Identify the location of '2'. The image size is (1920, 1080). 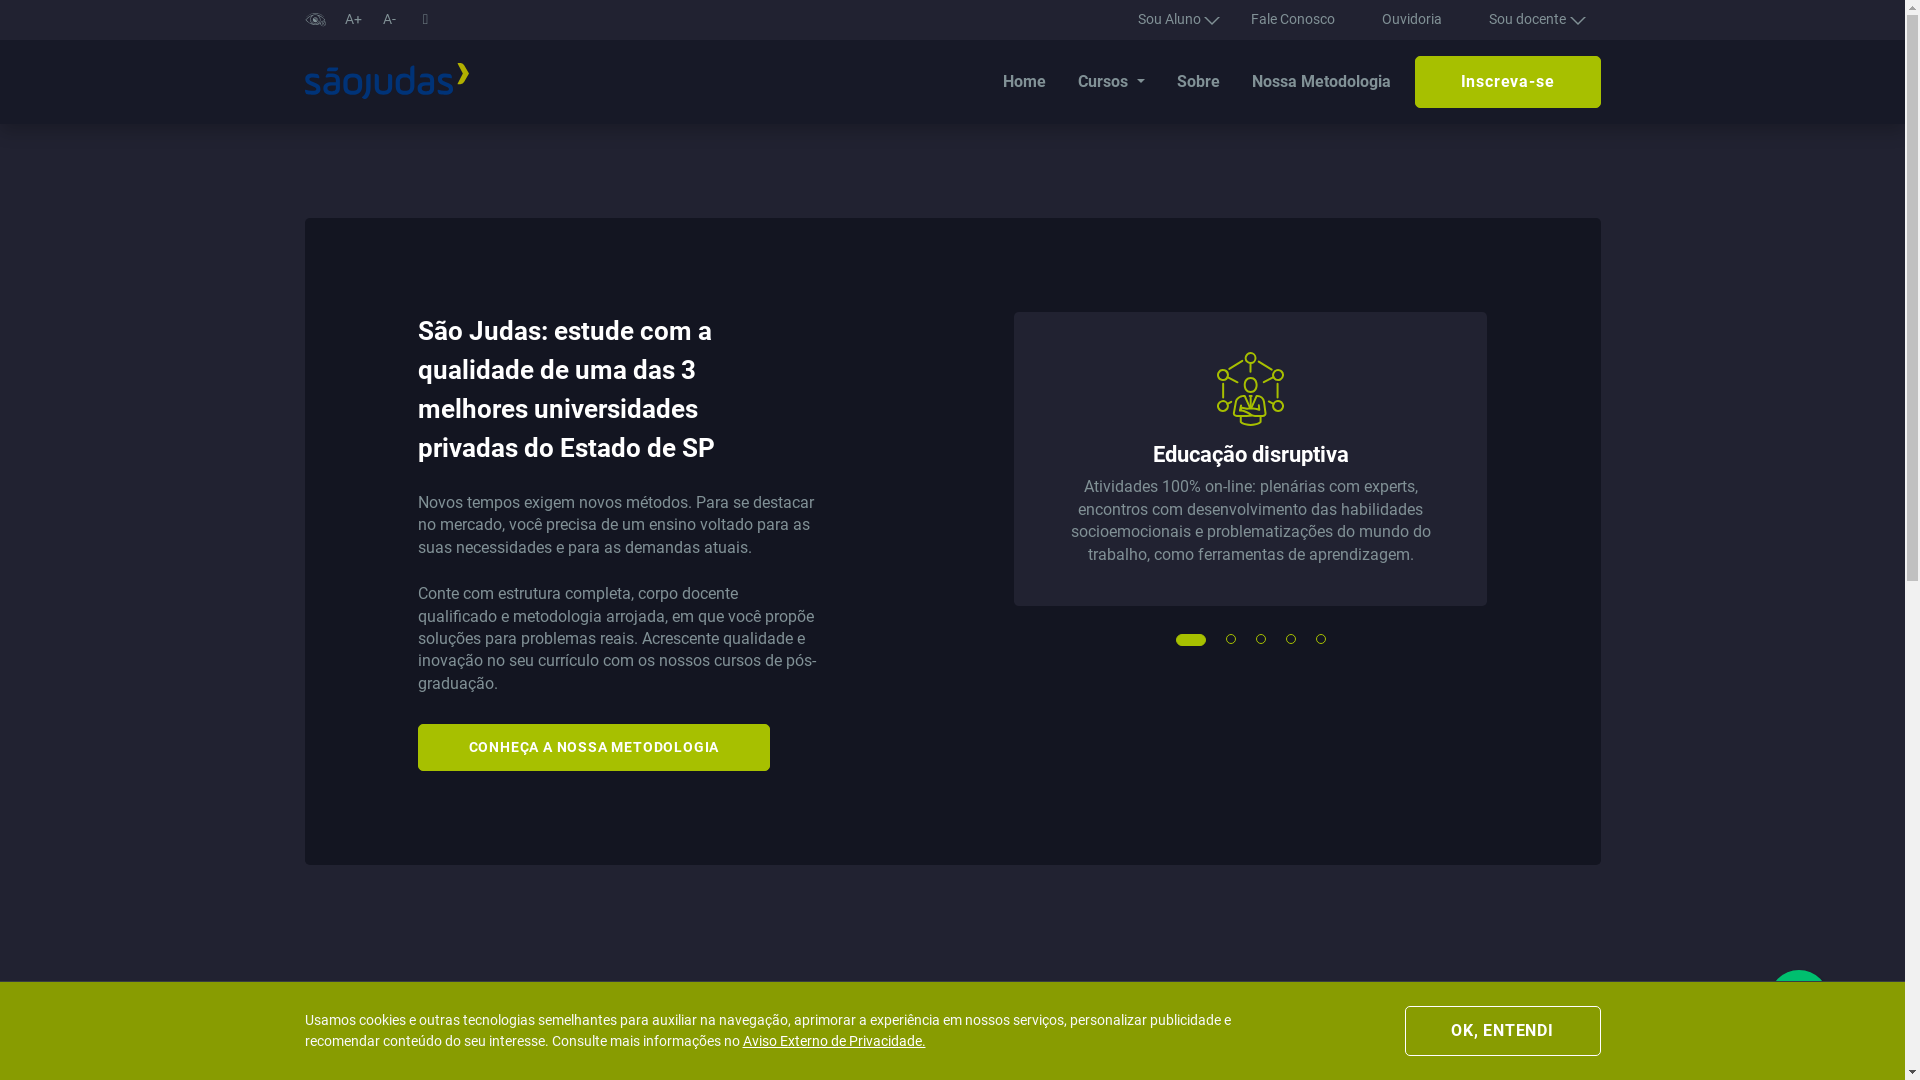
(1231, 640).